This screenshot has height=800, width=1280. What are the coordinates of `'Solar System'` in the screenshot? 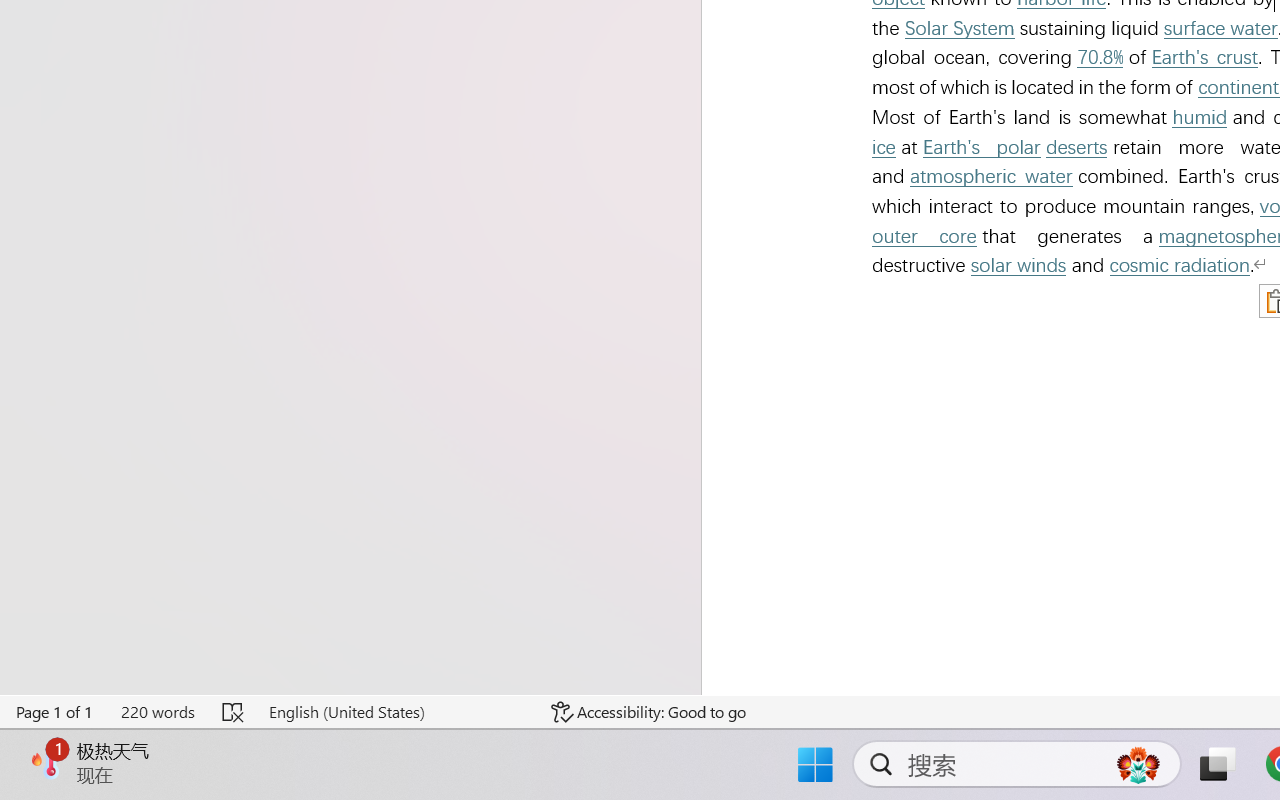 It's located at (960, 28).